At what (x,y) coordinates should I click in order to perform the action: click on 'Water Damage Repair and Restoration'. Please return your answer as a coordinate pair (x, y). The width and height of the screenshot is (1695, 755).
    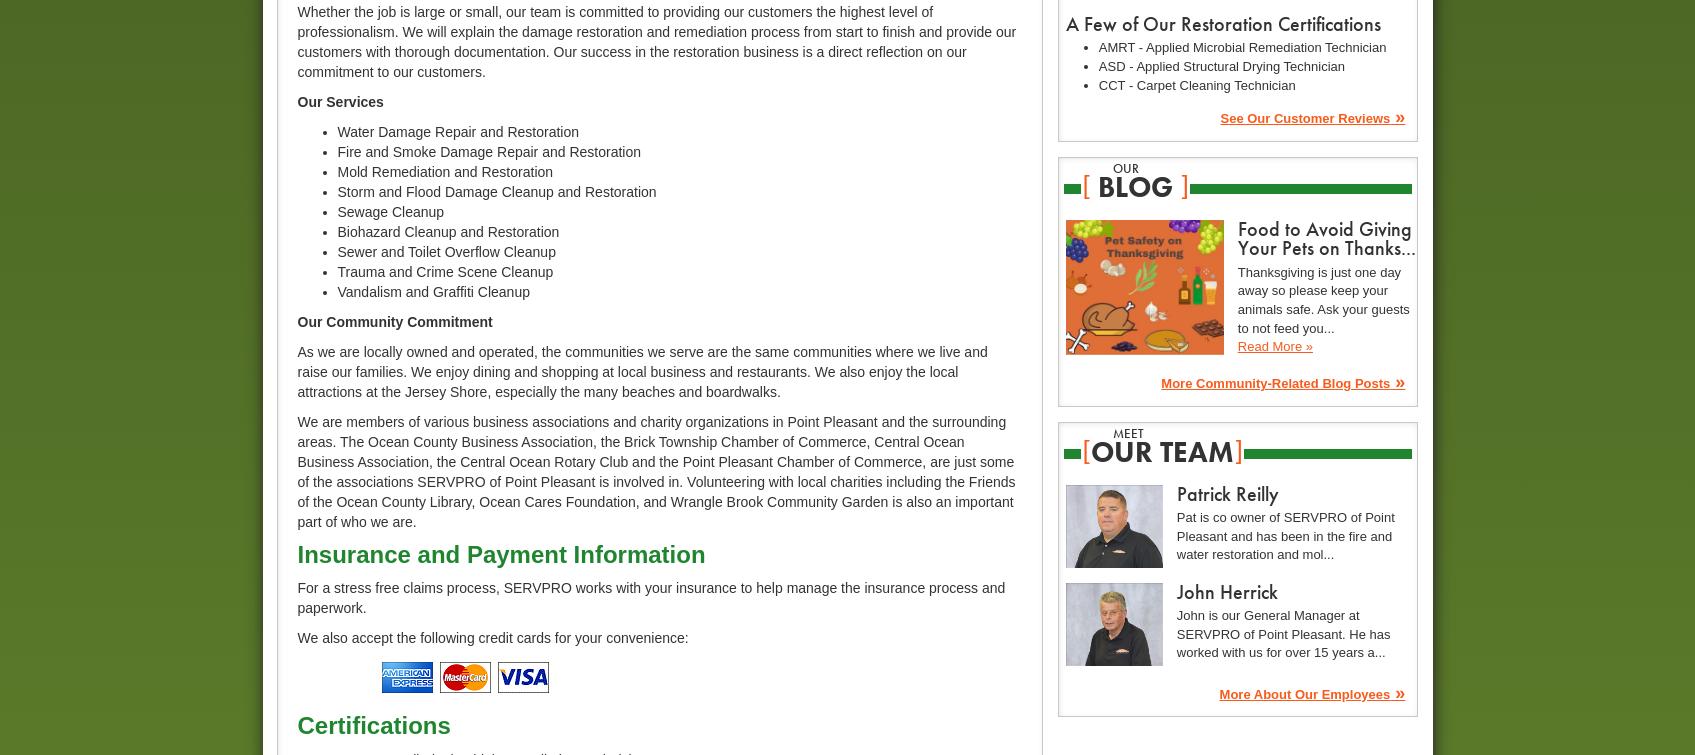
    Looking at the image, I should click on (456, 131).